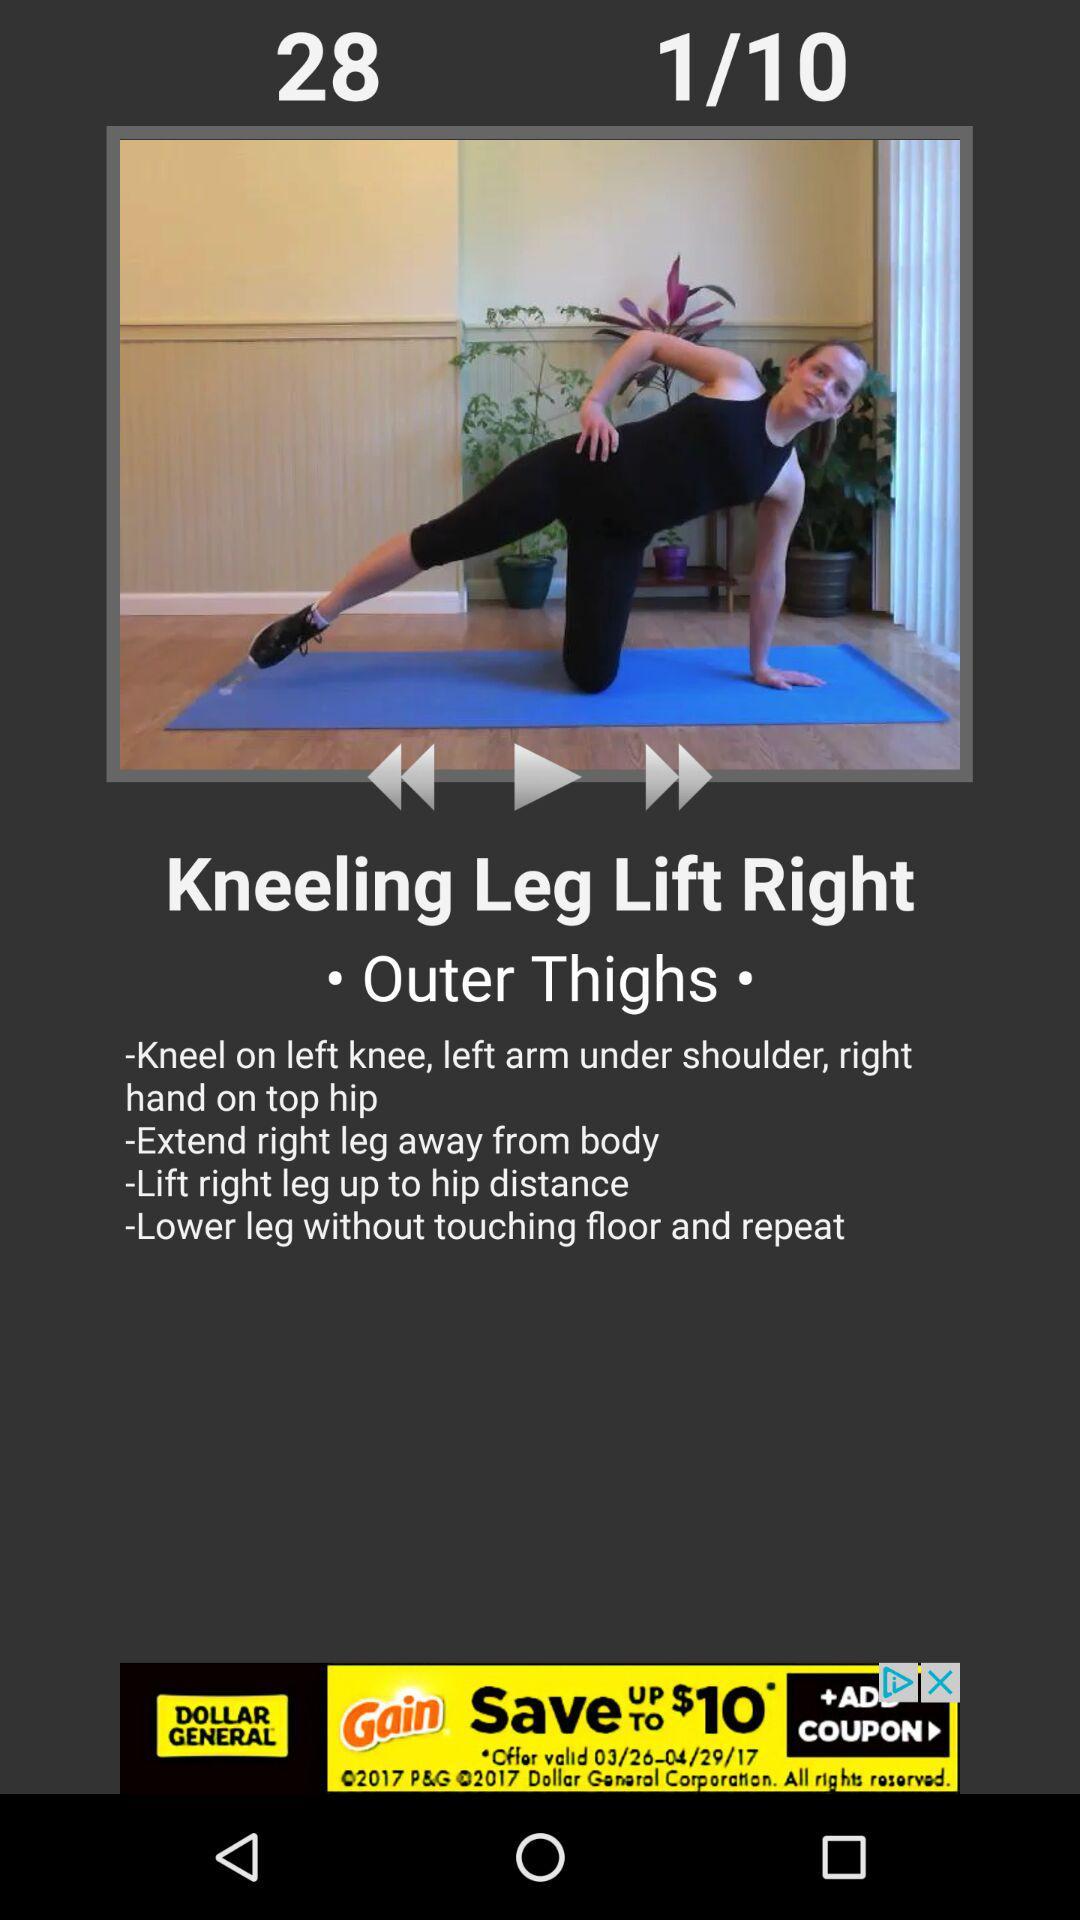 The height and width of the screenshot is (1920, 1080). Describe the element at coordinates (671, 776) in the screenshot. I see `video fast forward` at that location.